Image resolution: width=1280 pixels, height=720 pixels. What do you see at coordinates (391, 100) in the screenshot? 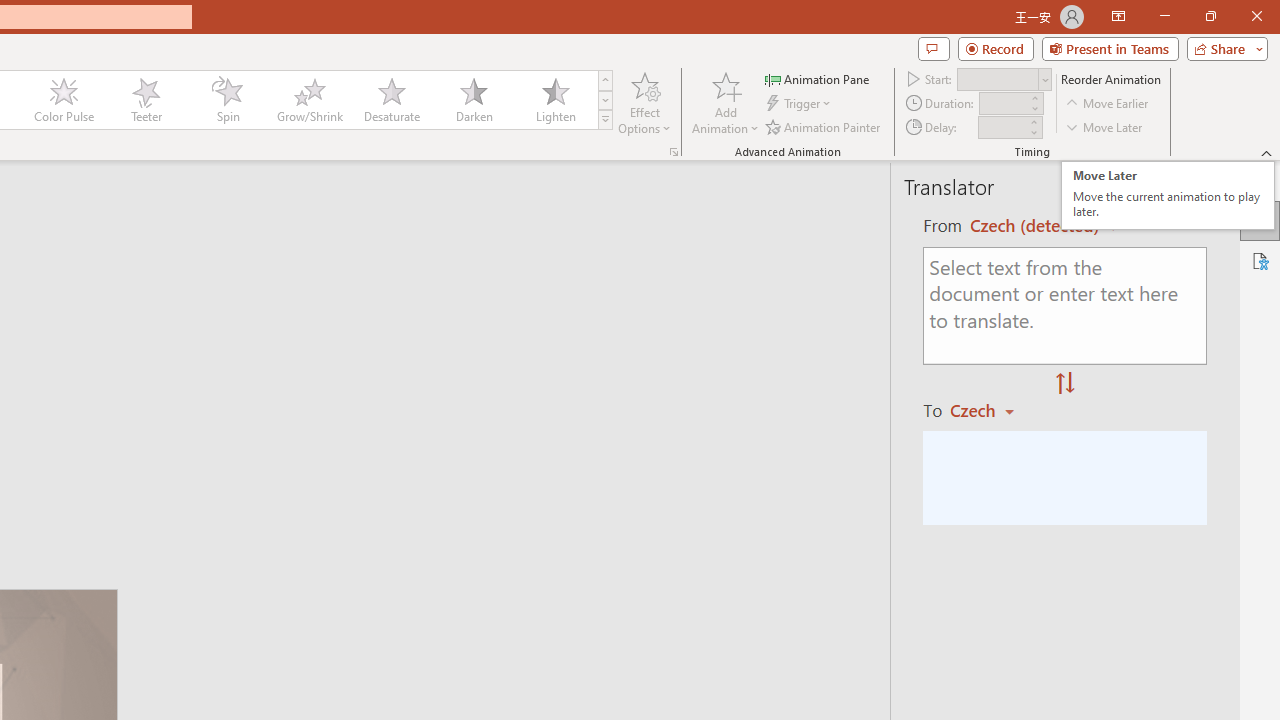
I see `'Desaturate'` at bounding box center [391, 100].